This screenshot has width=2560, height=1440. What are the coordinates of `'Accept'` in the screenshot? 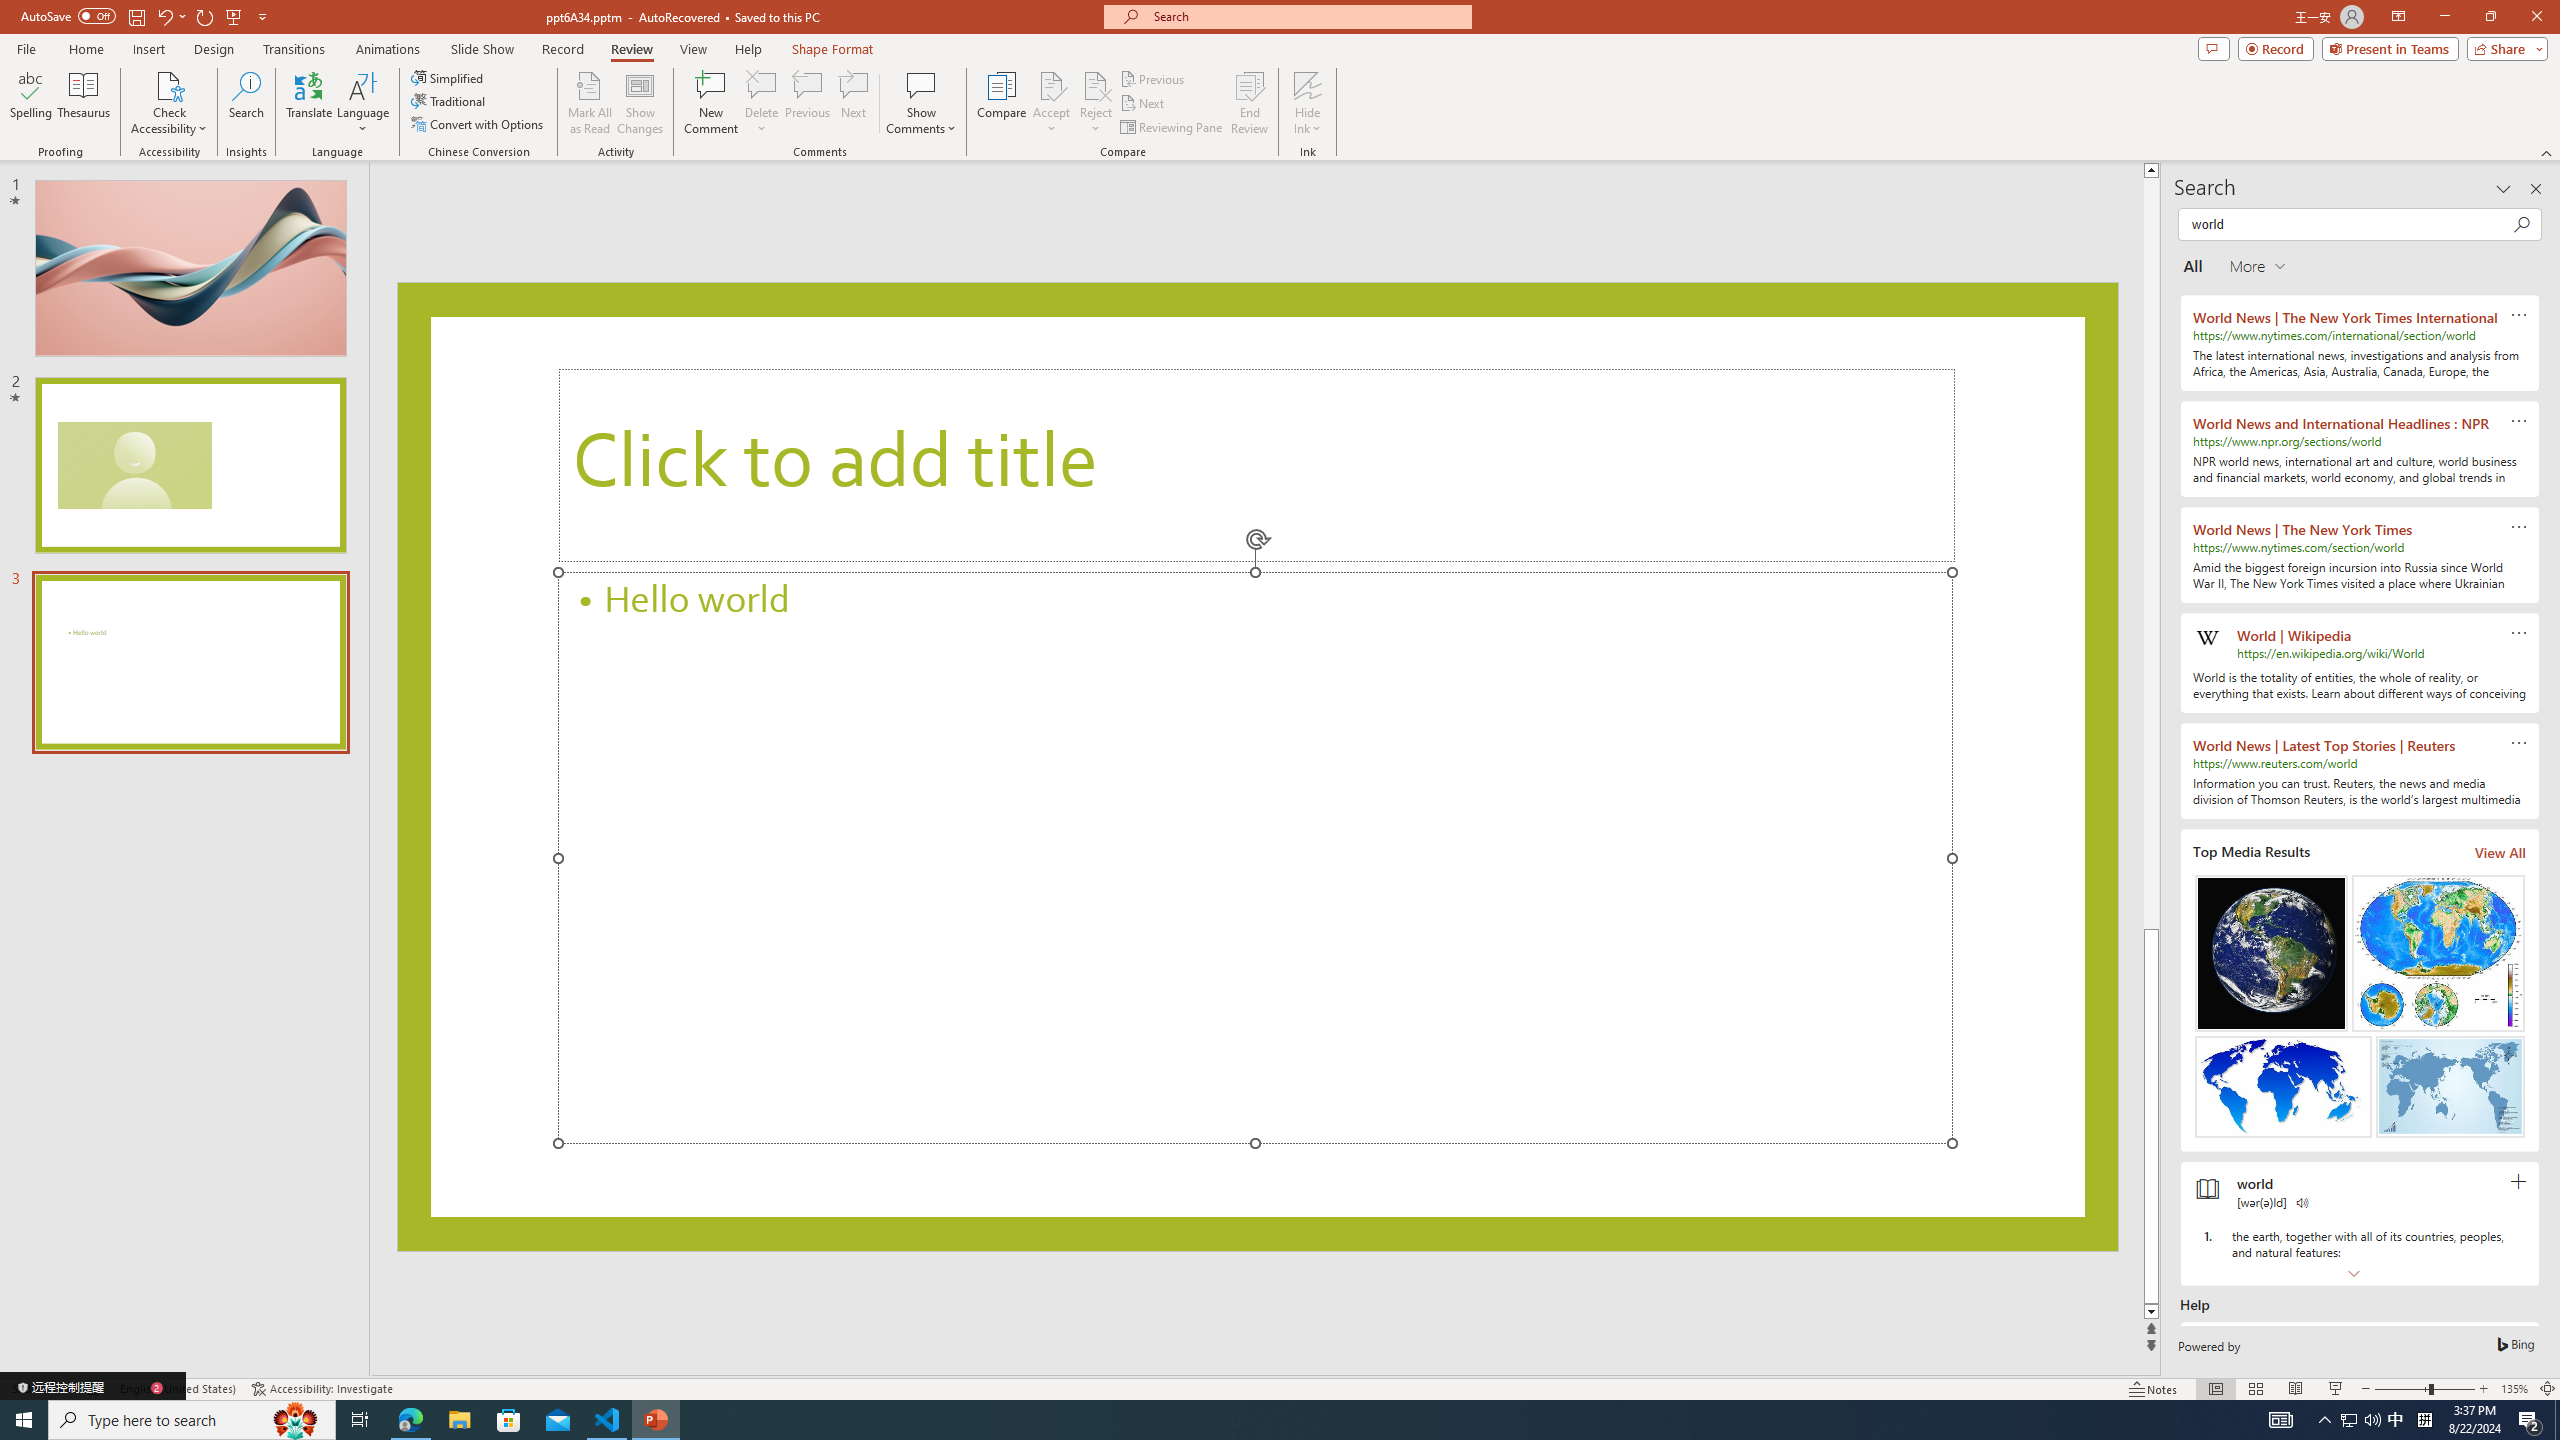 It's located at (1051, 103).